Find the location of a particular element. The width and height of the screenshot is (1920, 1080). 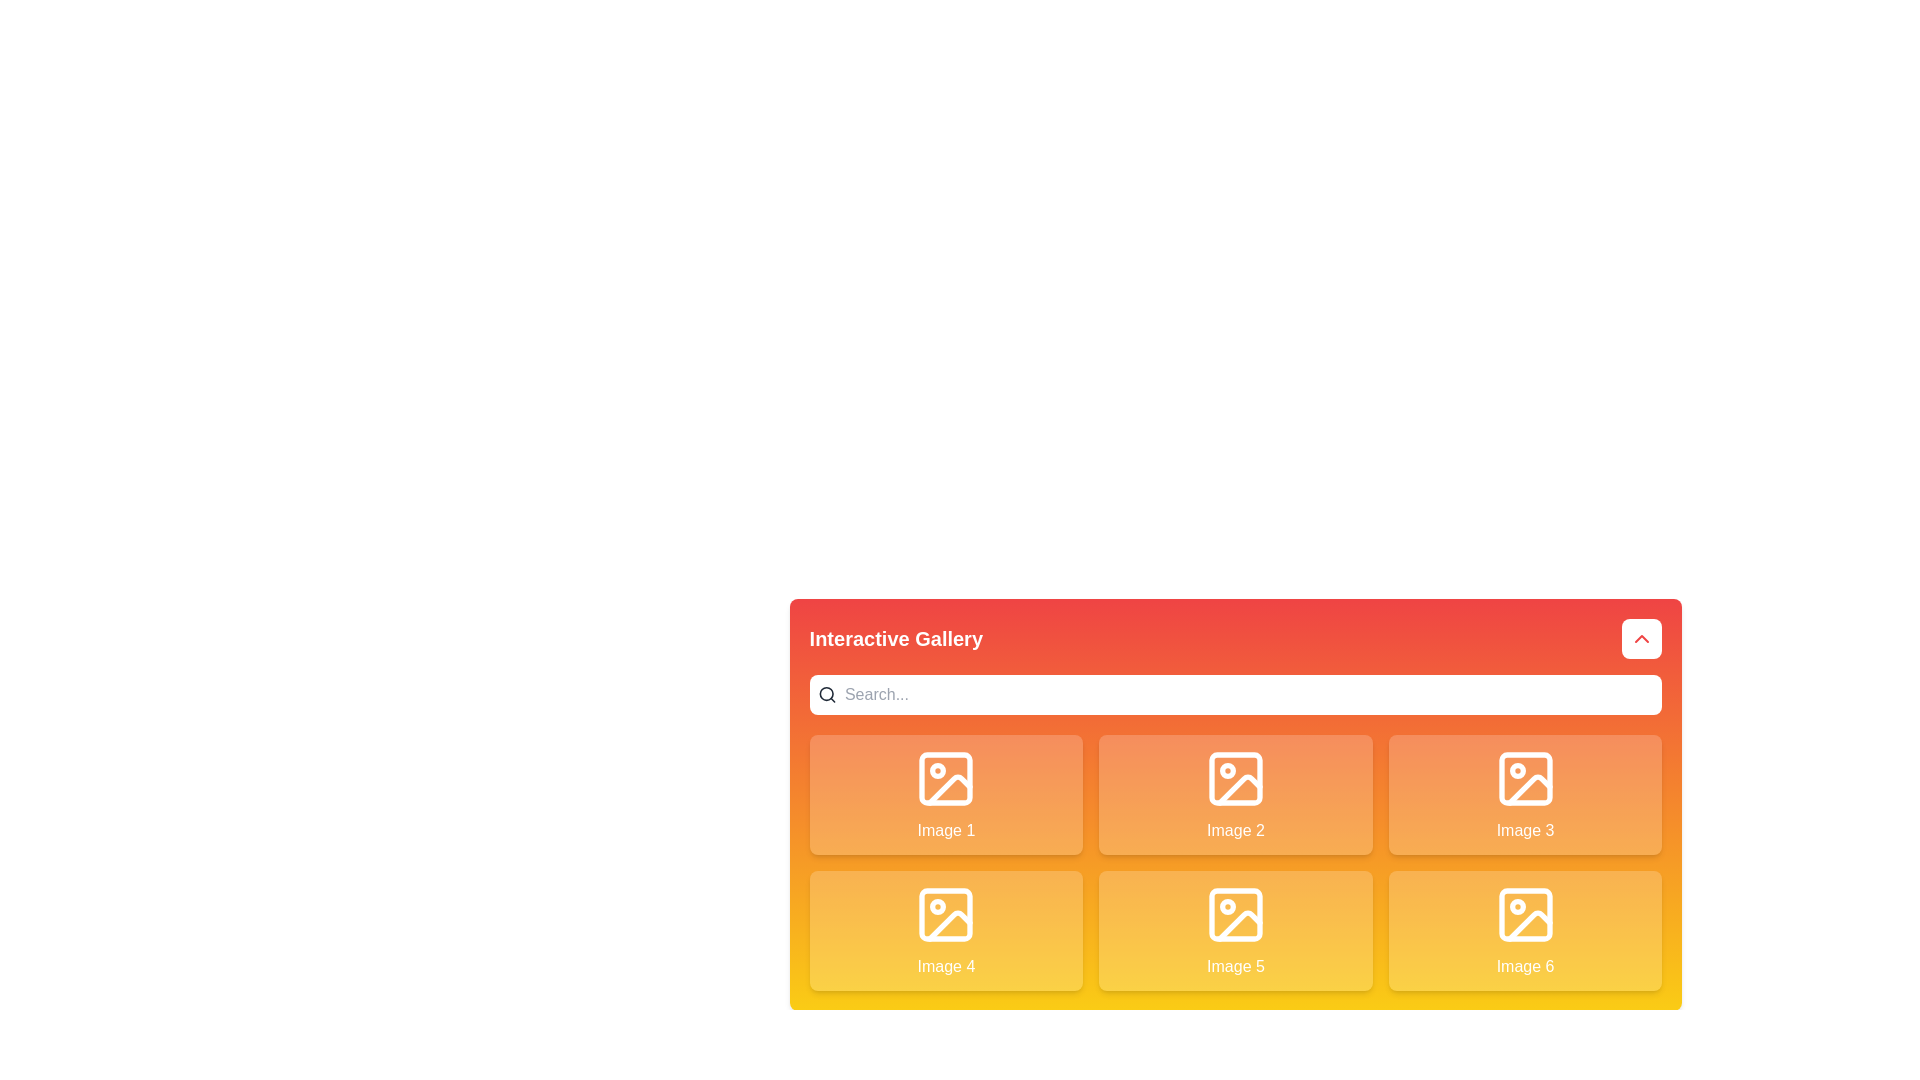

the image placeholder icon in the first card of the top row labeled 'Image 1' is located at coordinates (945, 778).